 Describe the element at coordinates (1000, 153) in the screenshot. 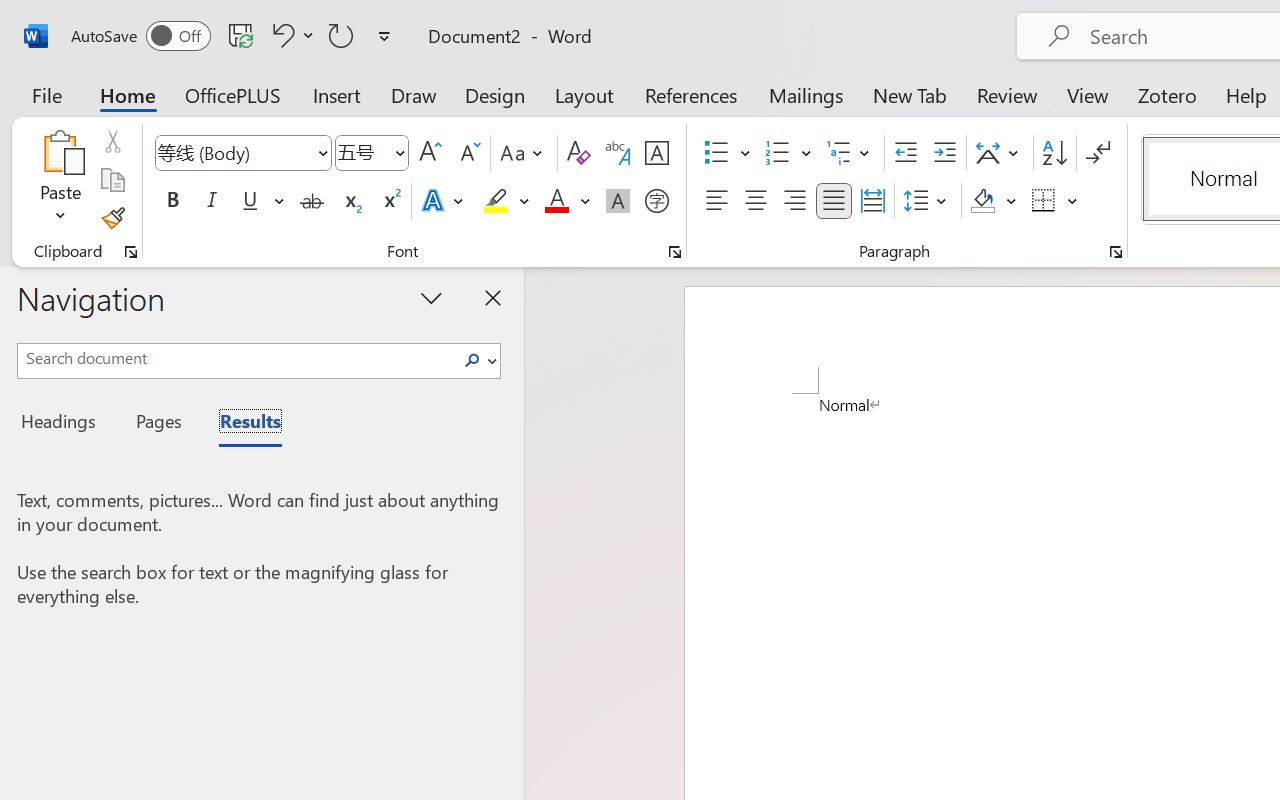

I see `'Asian Layout'` at that location.